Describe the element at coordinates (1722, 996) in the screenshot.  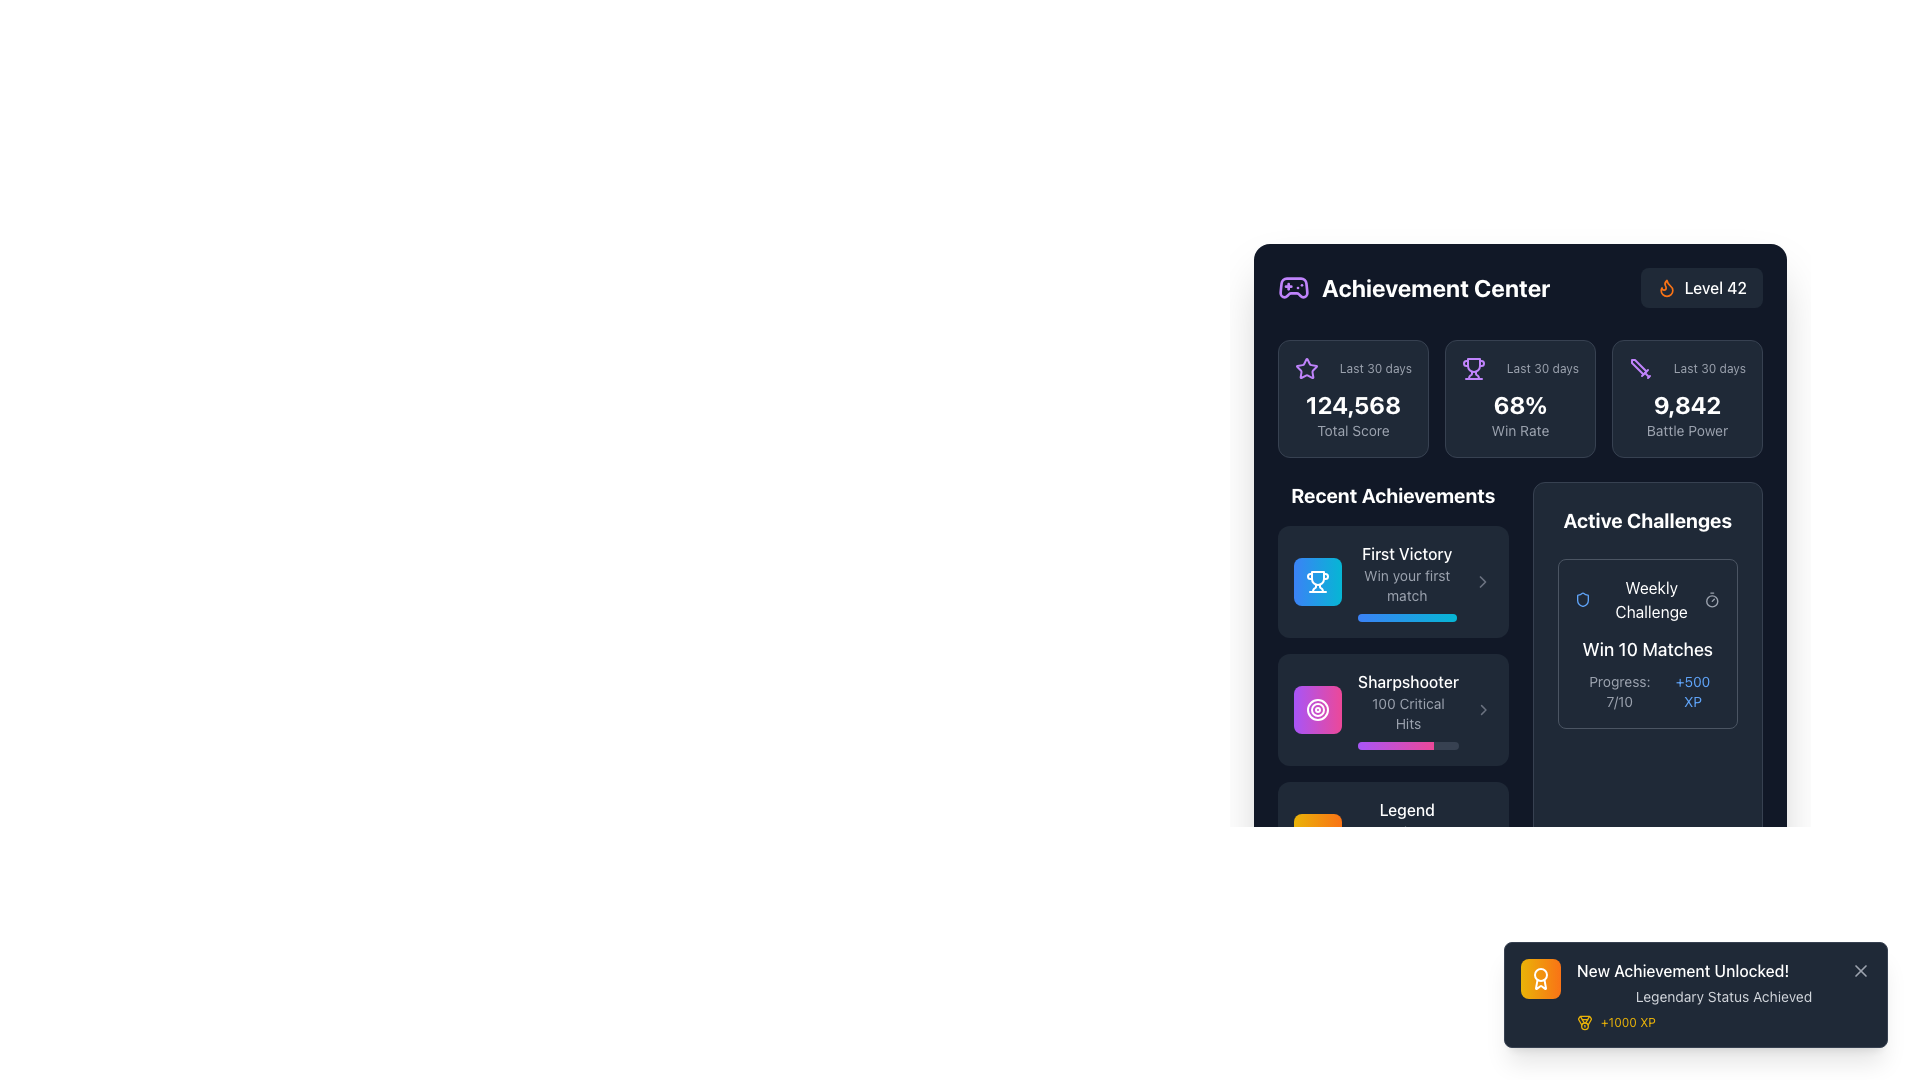
I see `informational text label located below the title 'New Achievement Unlocked!' and above the '+1000 XP' text in the notification bubble` at that location.